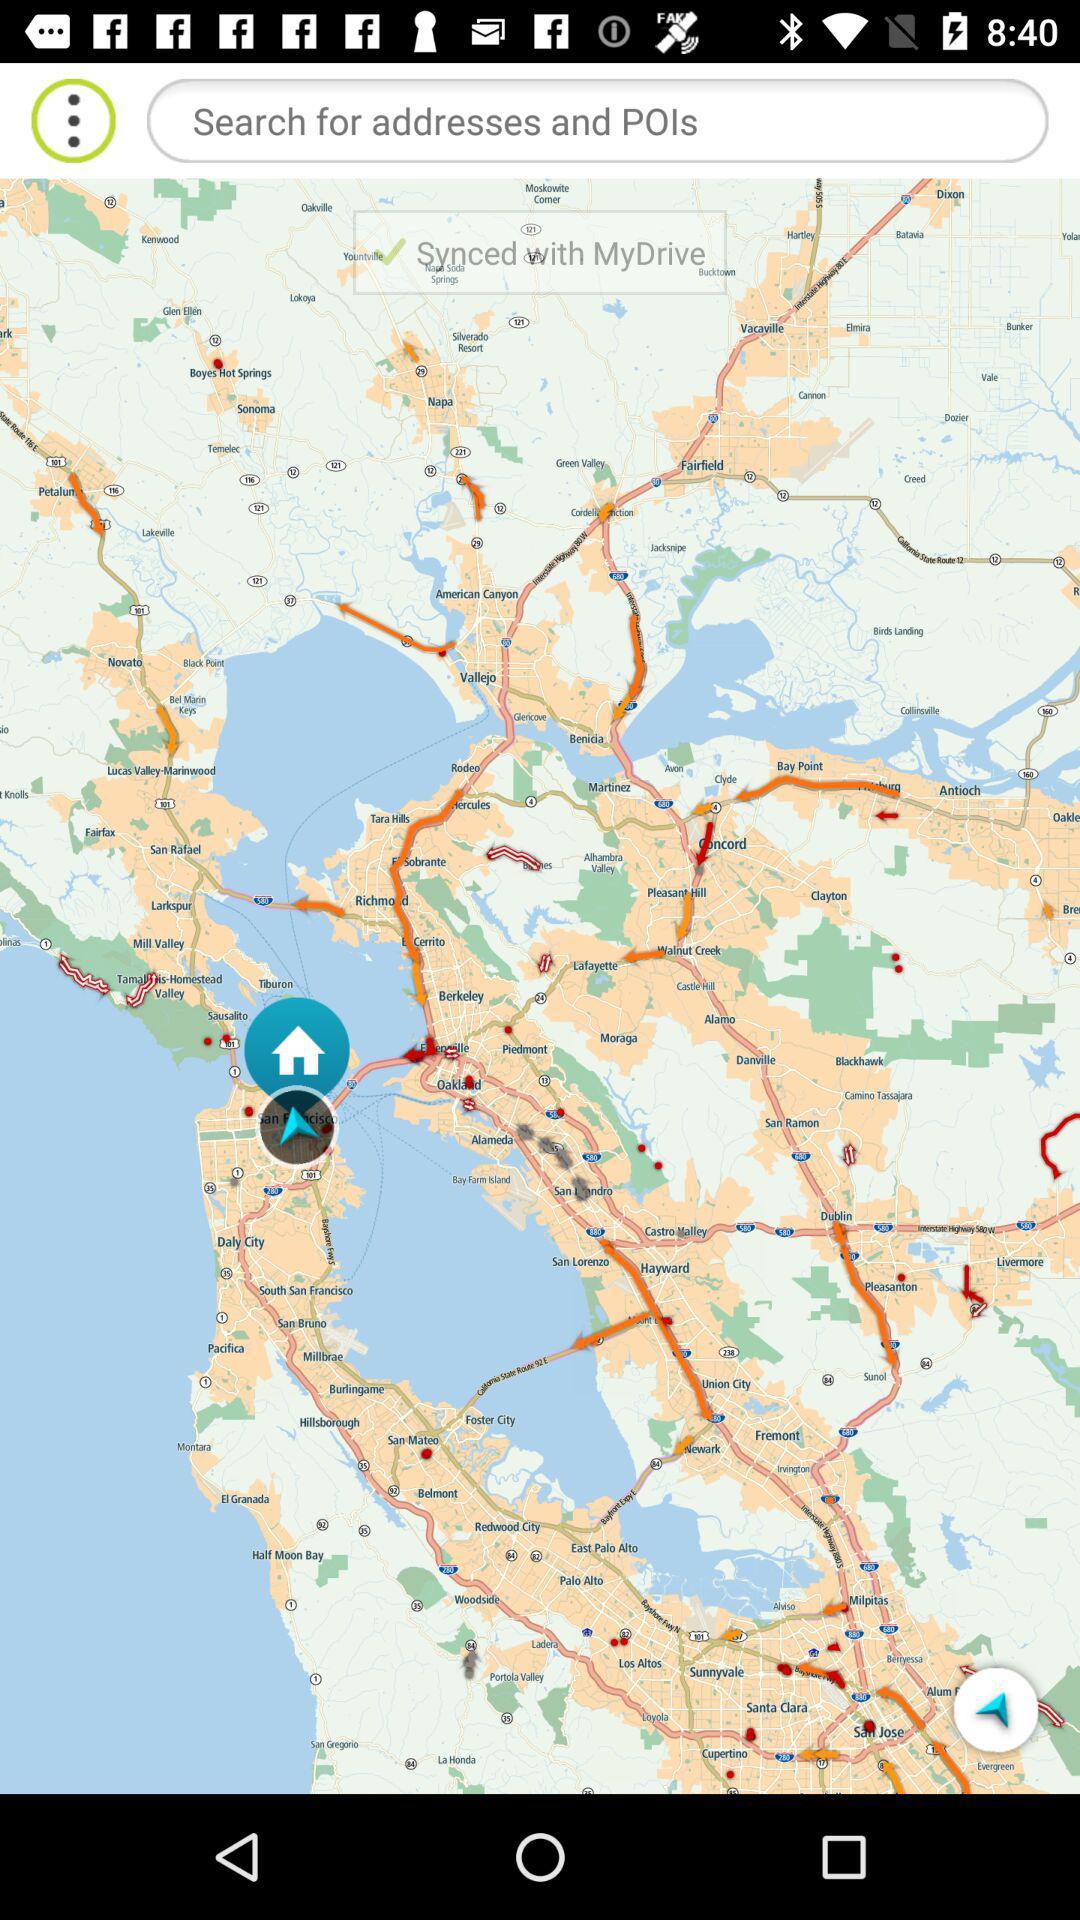  Describe the element at coordinates (995, 1708) in the screenshot. I see `direction of map` at that location.